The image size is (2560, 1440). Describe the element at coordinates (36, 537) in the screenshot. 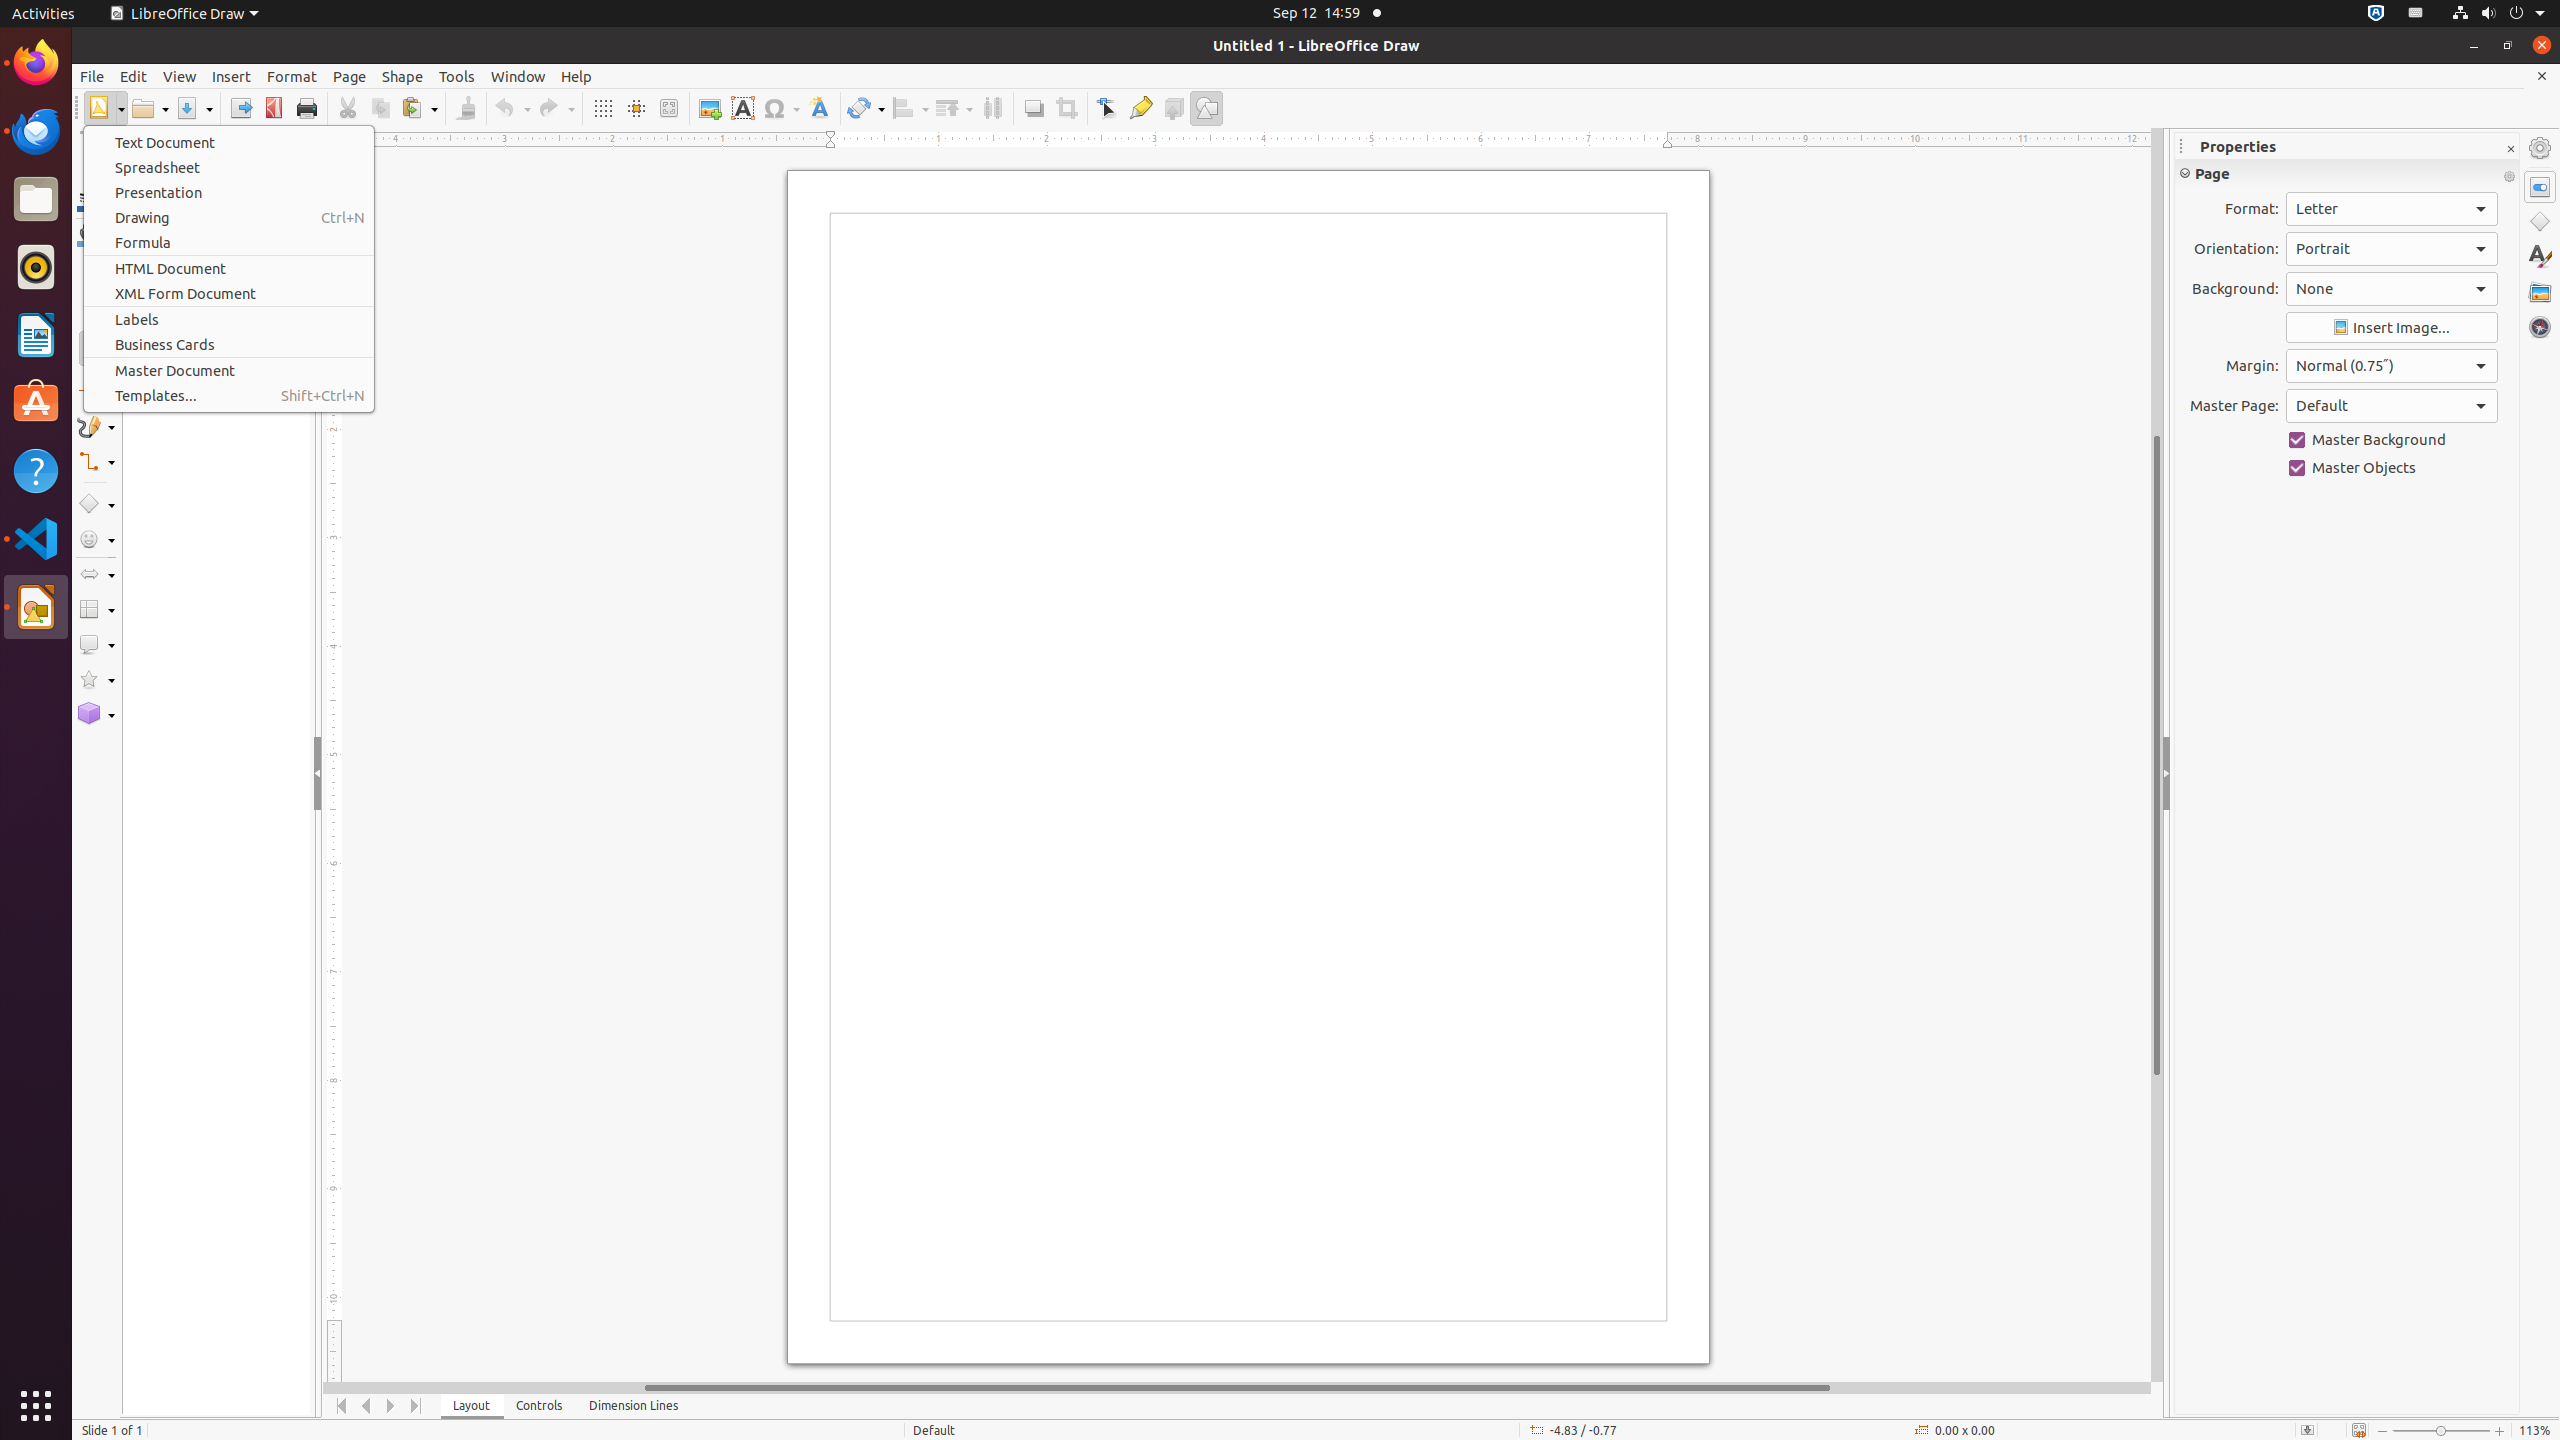

I see `'Visual Studio Code'` at that location.